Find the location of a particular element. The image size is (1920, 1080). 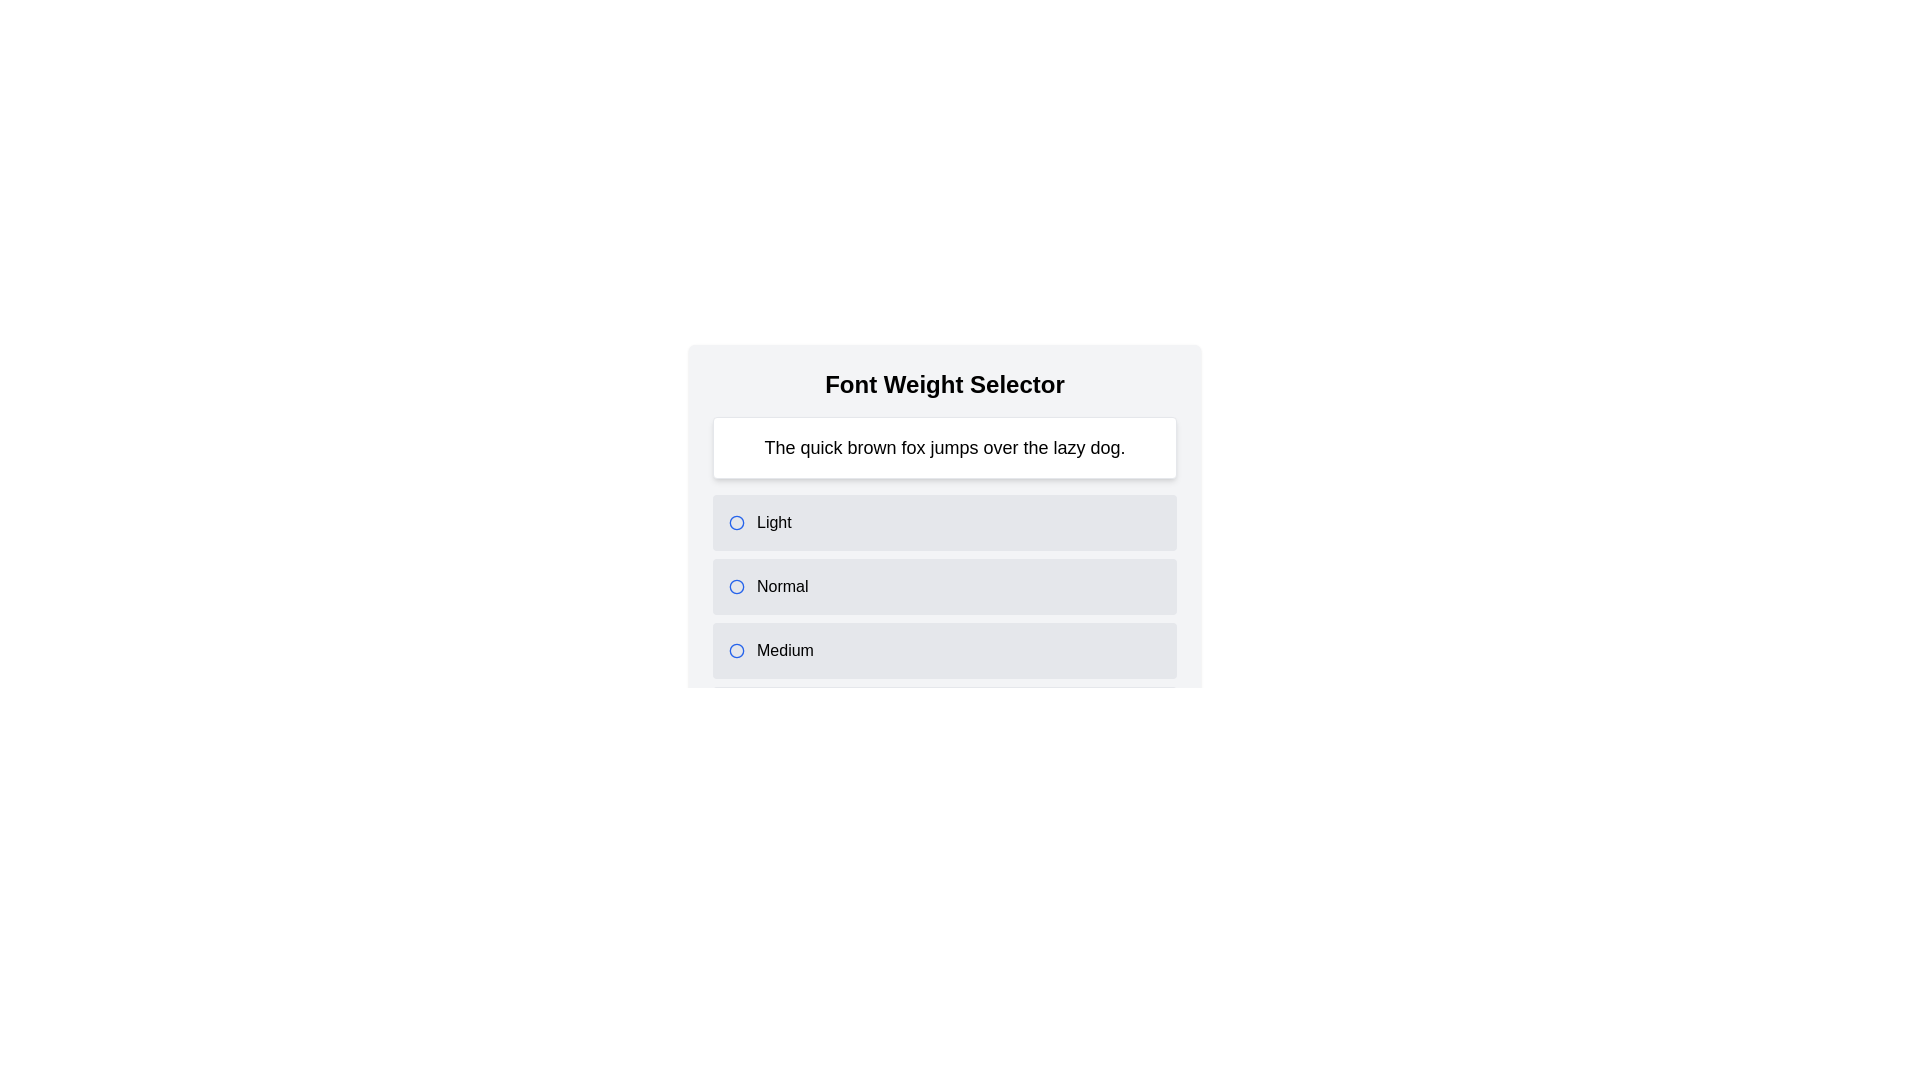

the Radio button indicator is located at coordinates (736, 522).